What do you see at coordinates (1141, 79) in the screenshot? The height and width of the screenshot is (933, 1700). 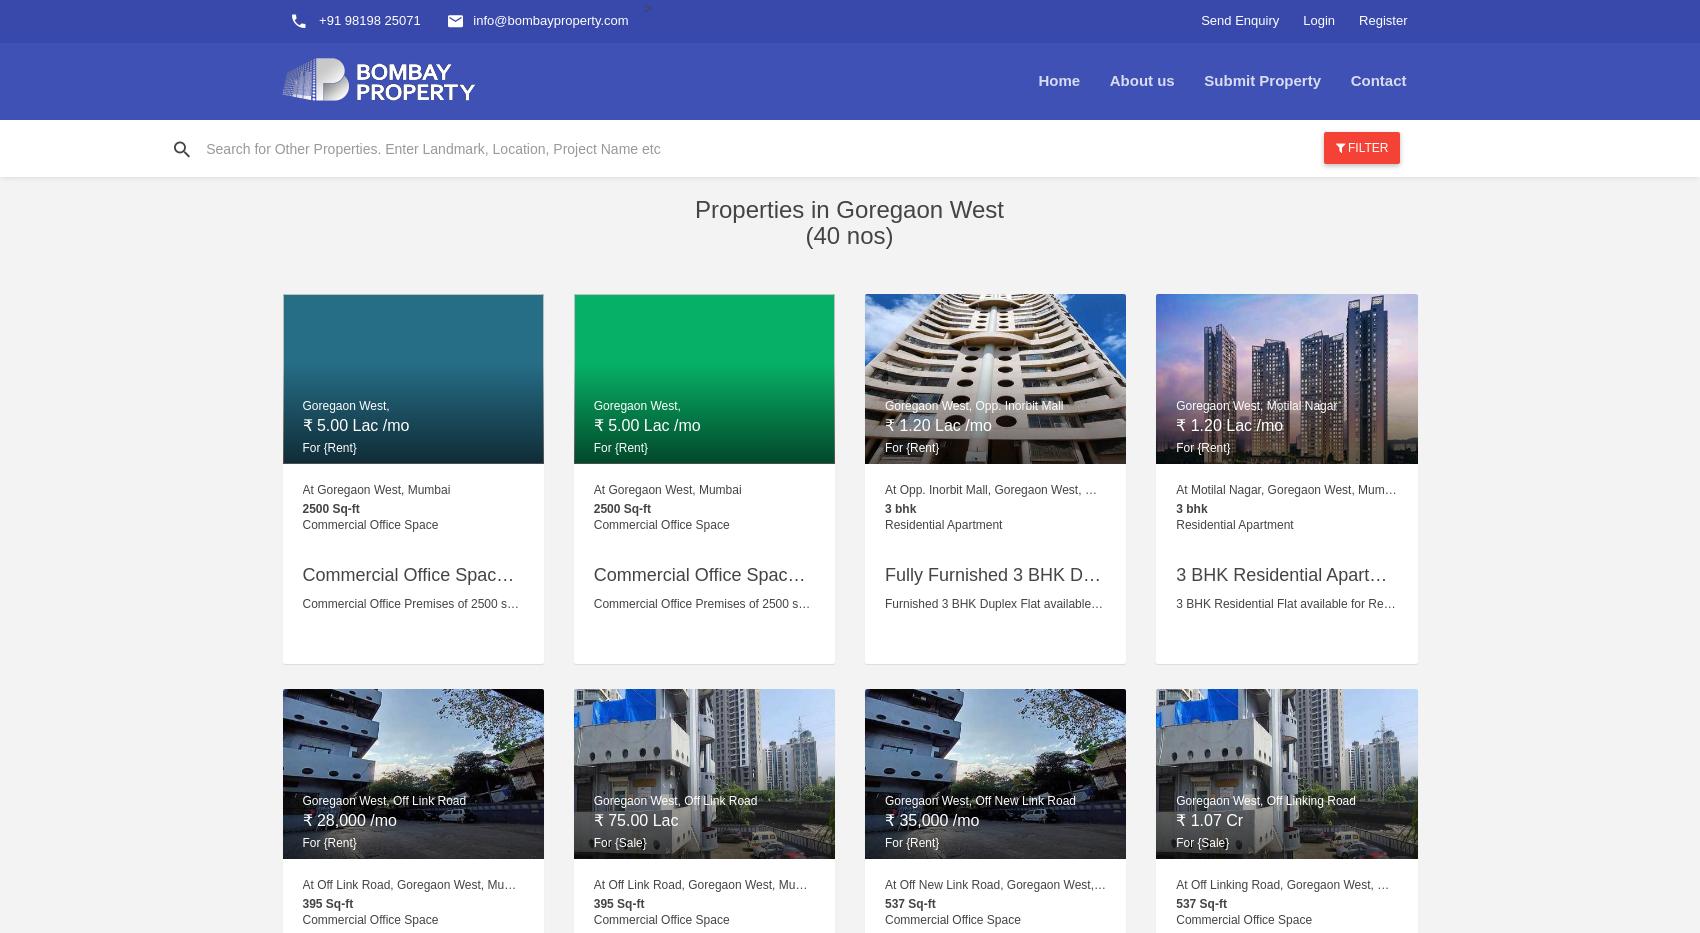 I see `'About us'` at bounding box center [1141, 79].